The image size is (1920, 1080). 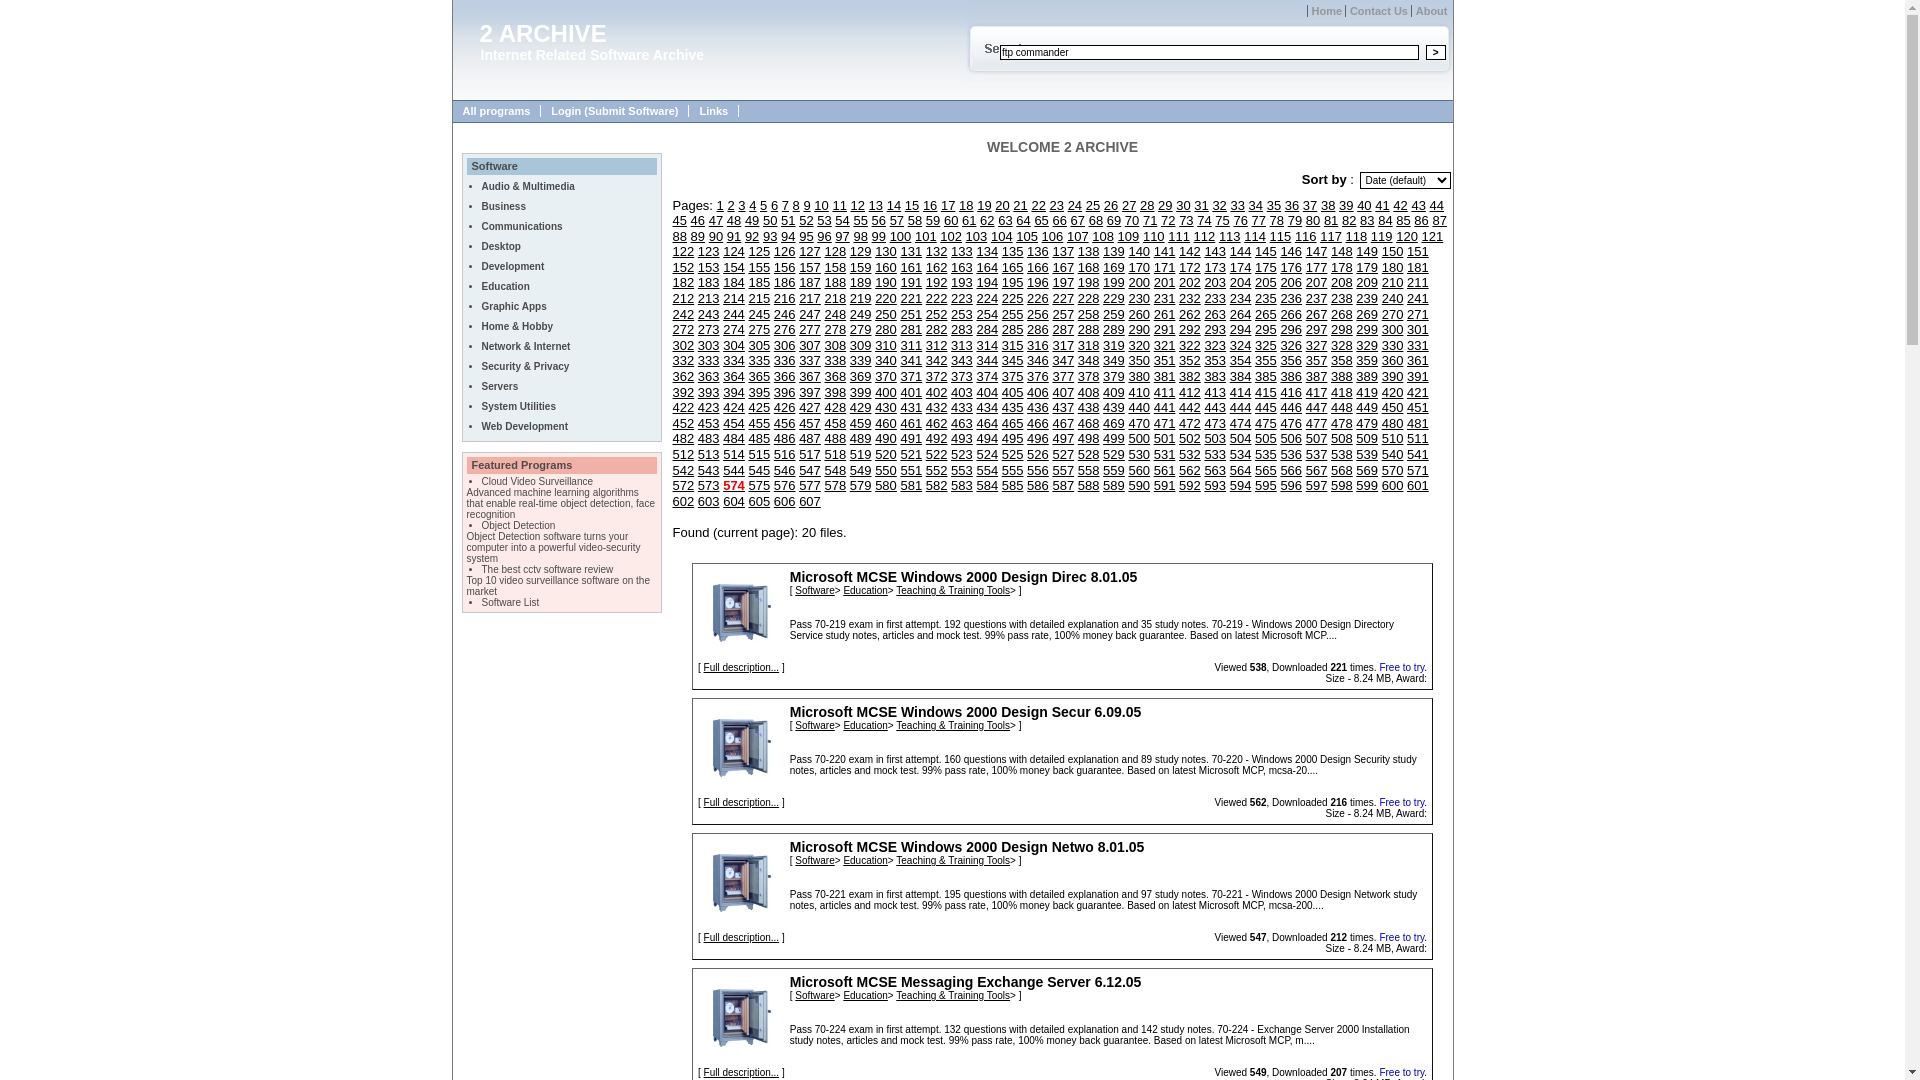 I want to click on '360', so click(x=1391, y=360).